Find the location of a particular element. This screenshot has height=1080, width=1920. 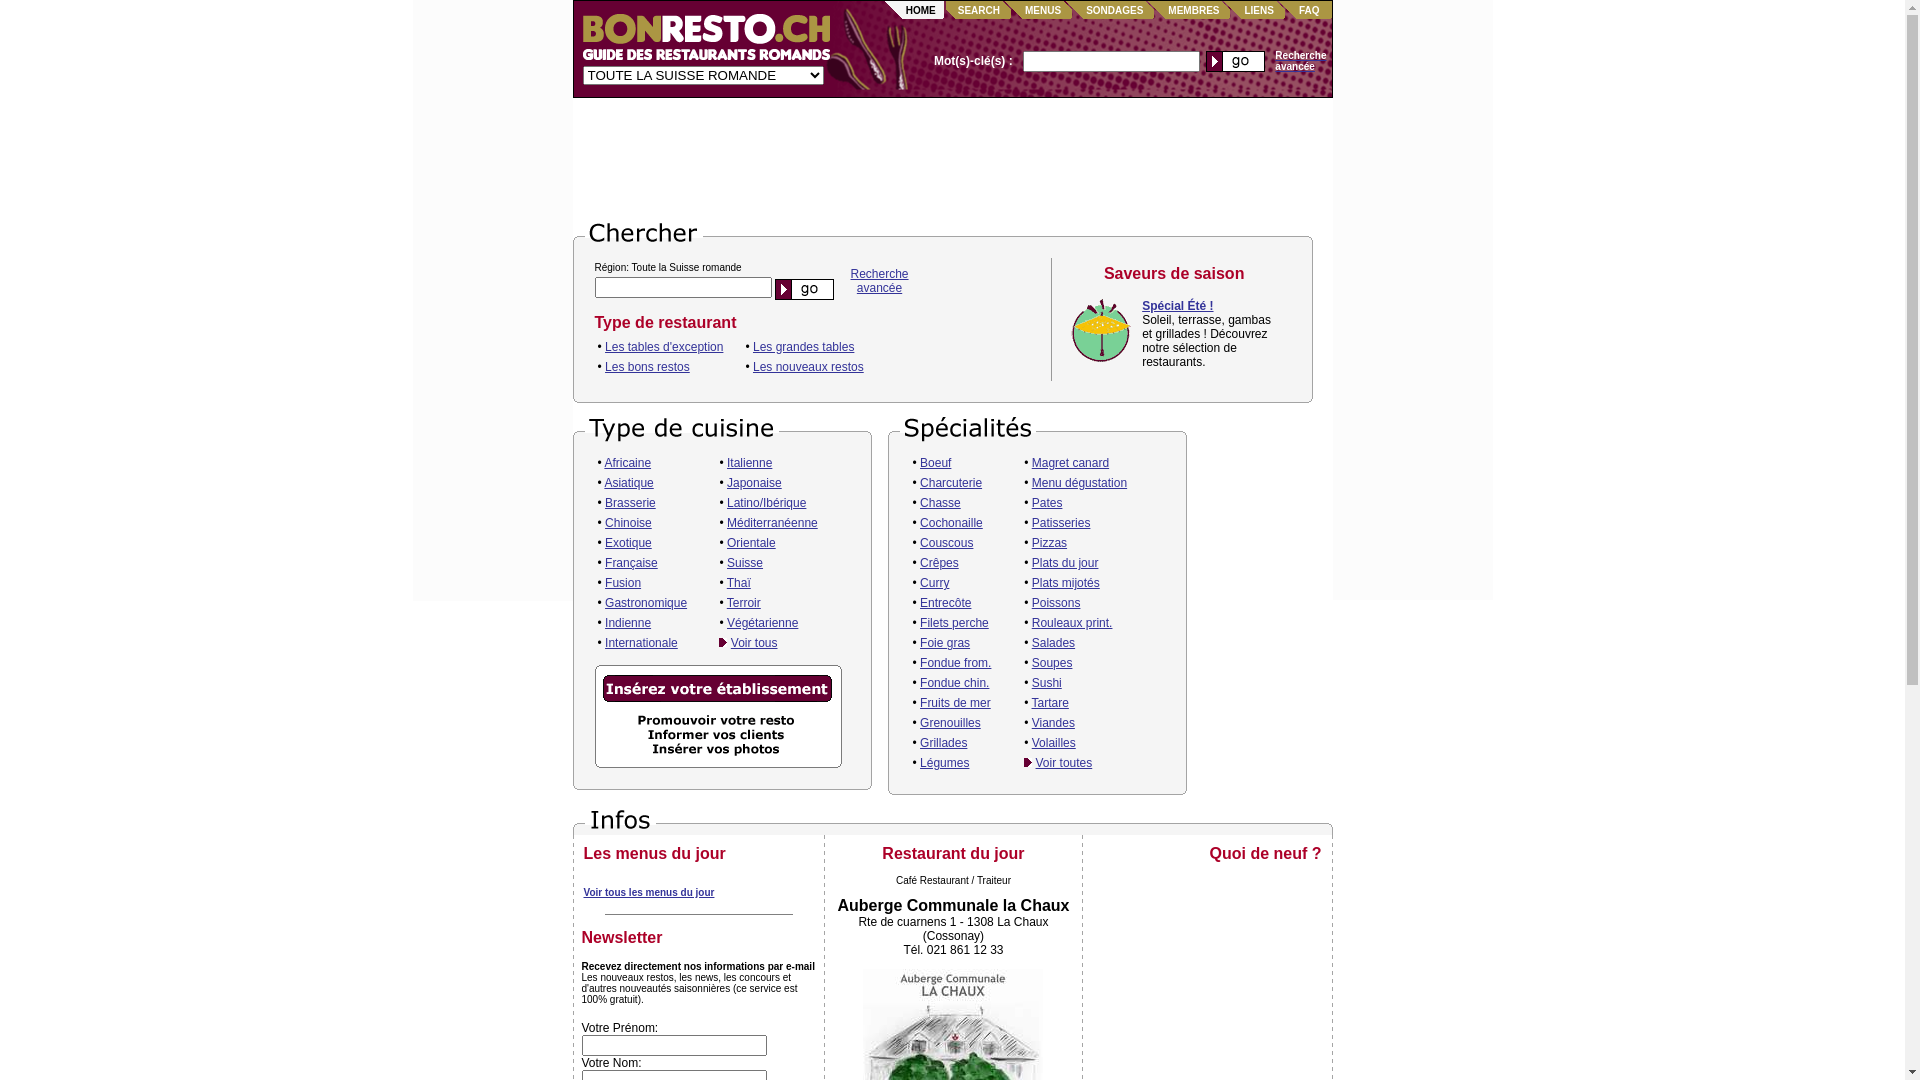

'Pizzas' is located at coordinates (1048, 543).